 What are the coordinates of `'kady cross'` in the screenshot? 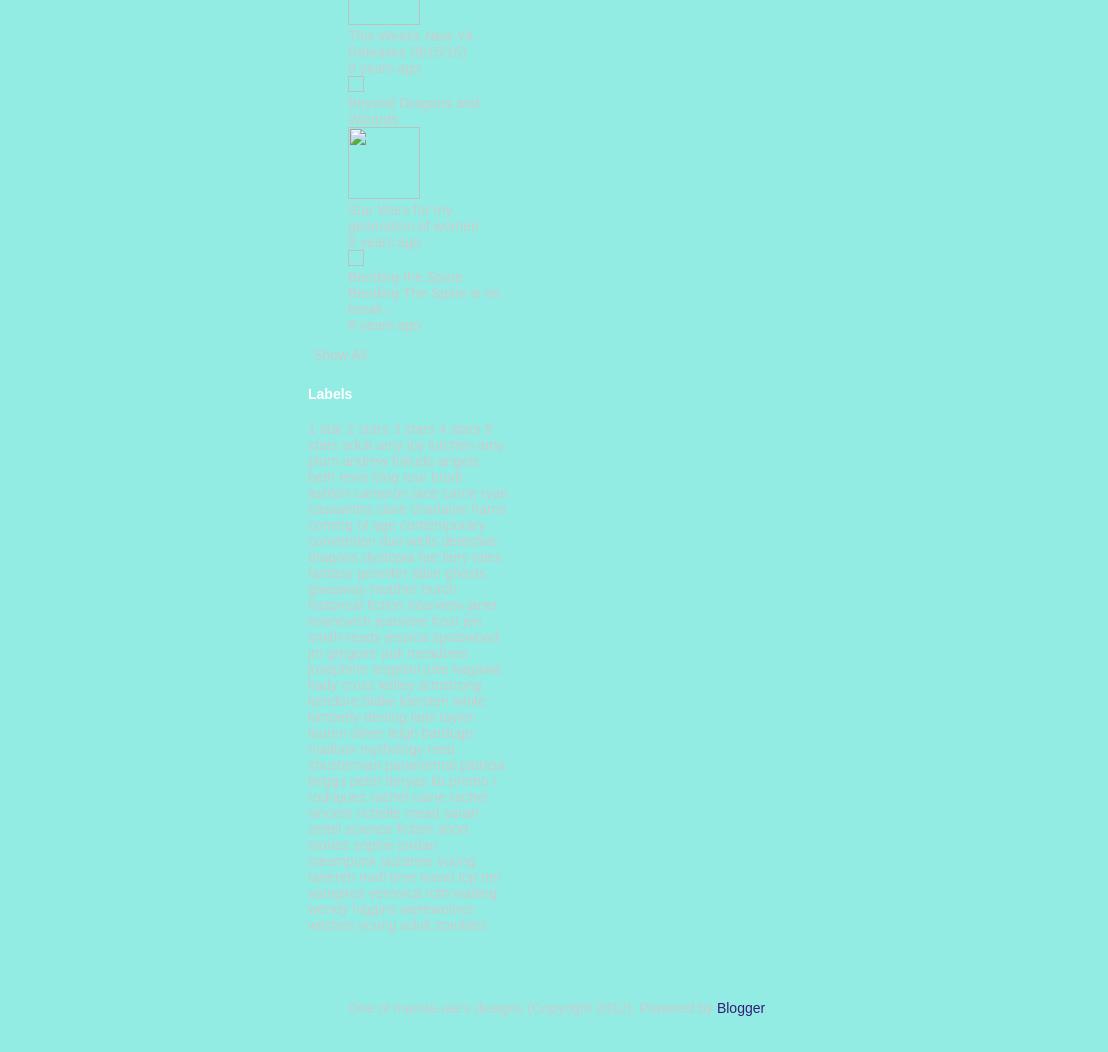 It's located at (340, 683).